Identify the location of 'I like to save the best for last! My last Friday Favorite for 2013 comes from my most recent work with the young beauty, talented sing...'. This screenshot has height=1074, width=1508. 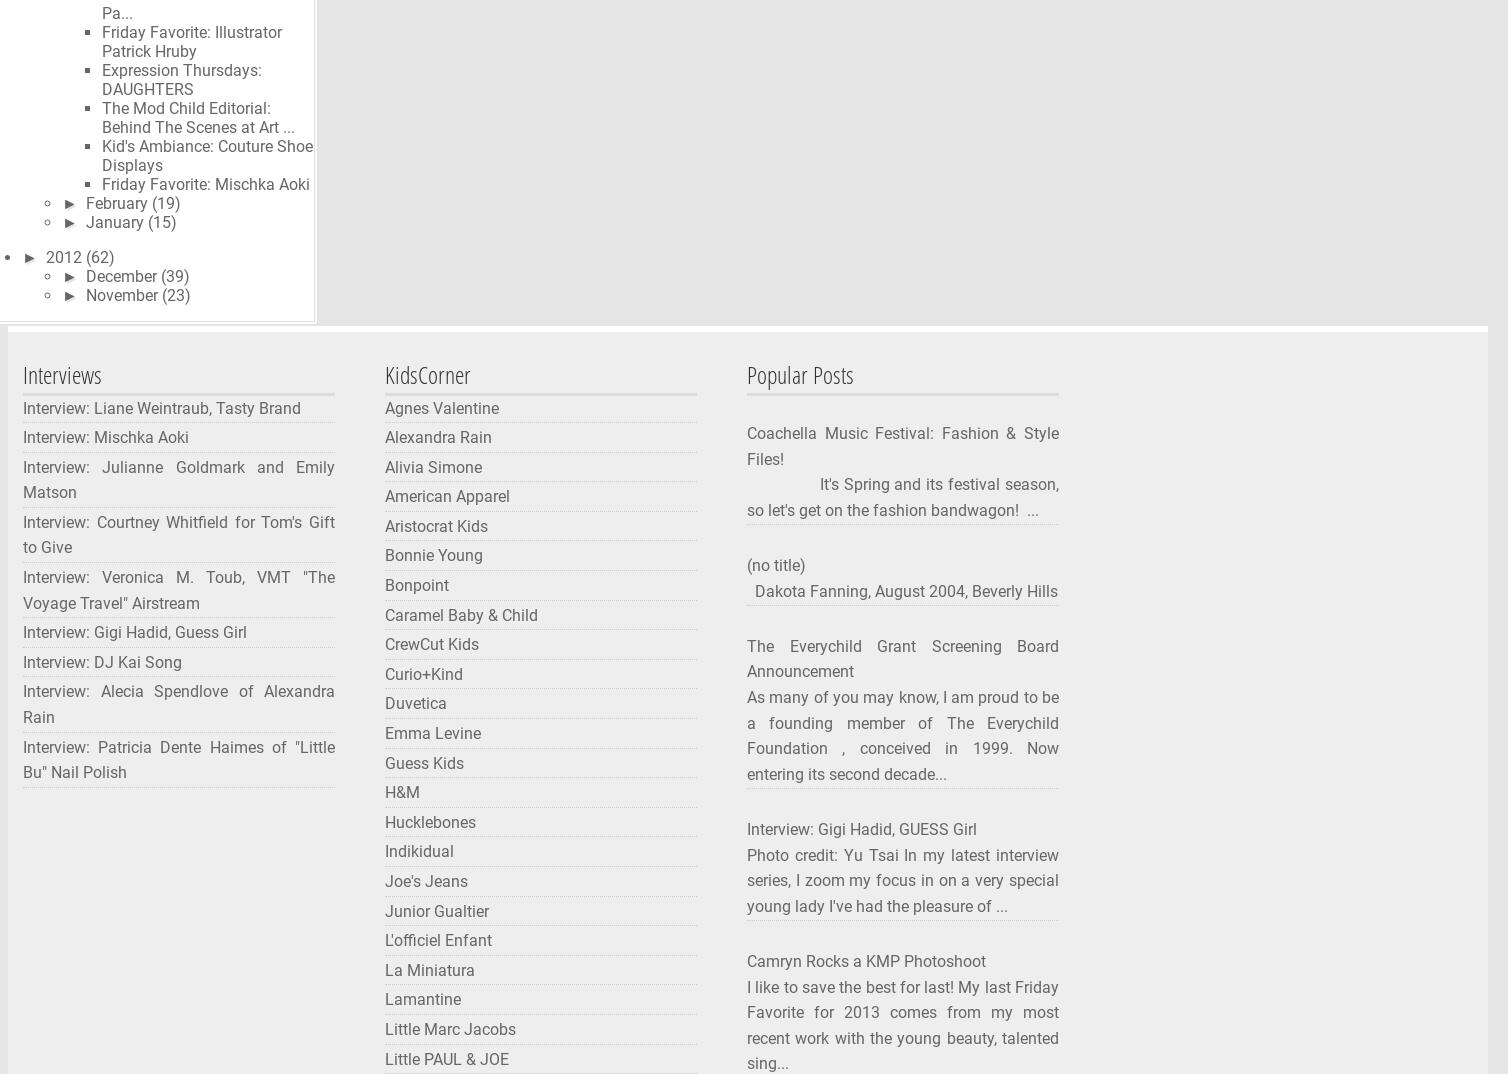
(746, 1025).